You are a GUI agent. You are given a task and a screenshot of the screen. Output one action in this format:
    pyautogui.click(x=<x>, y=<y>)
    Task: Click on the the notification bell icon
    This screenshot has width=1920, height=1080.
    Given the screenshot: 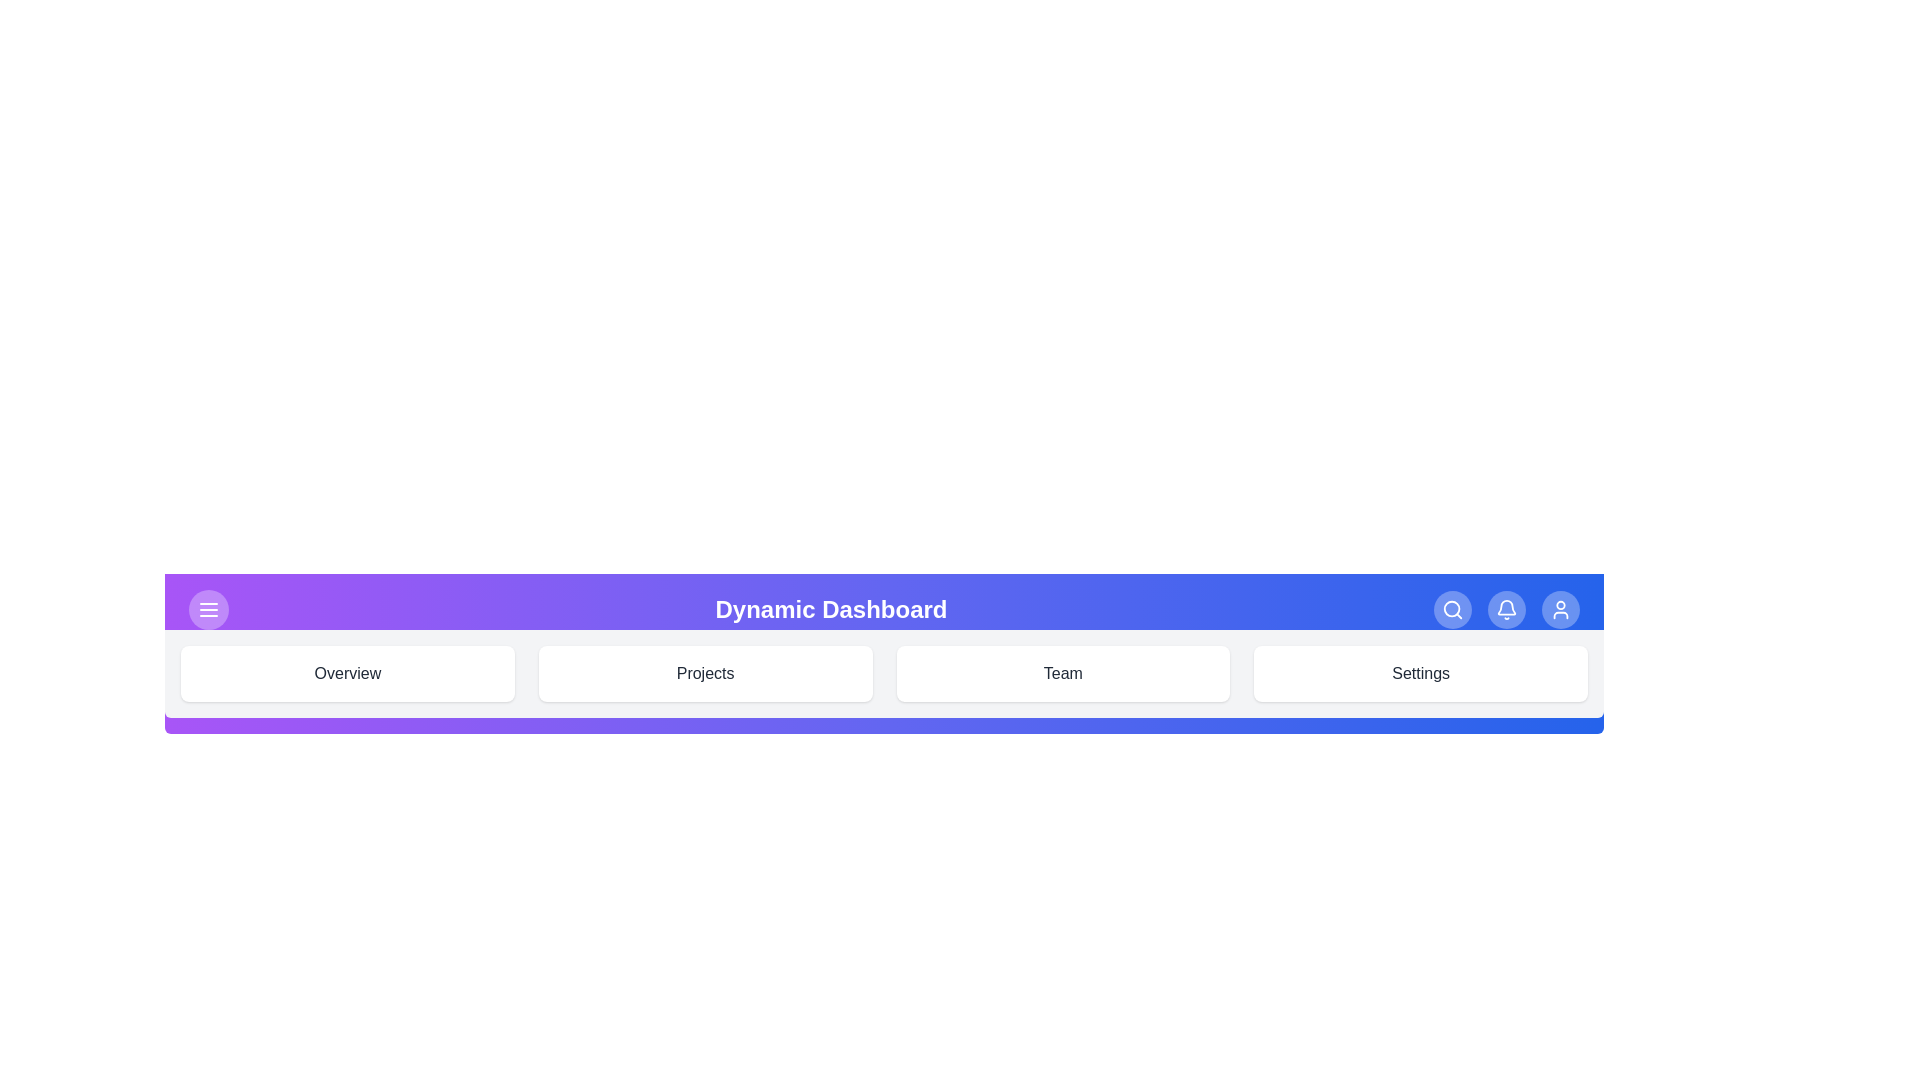 What is the action you would take?
    pyautogui.click(x=1507, y=608)
    